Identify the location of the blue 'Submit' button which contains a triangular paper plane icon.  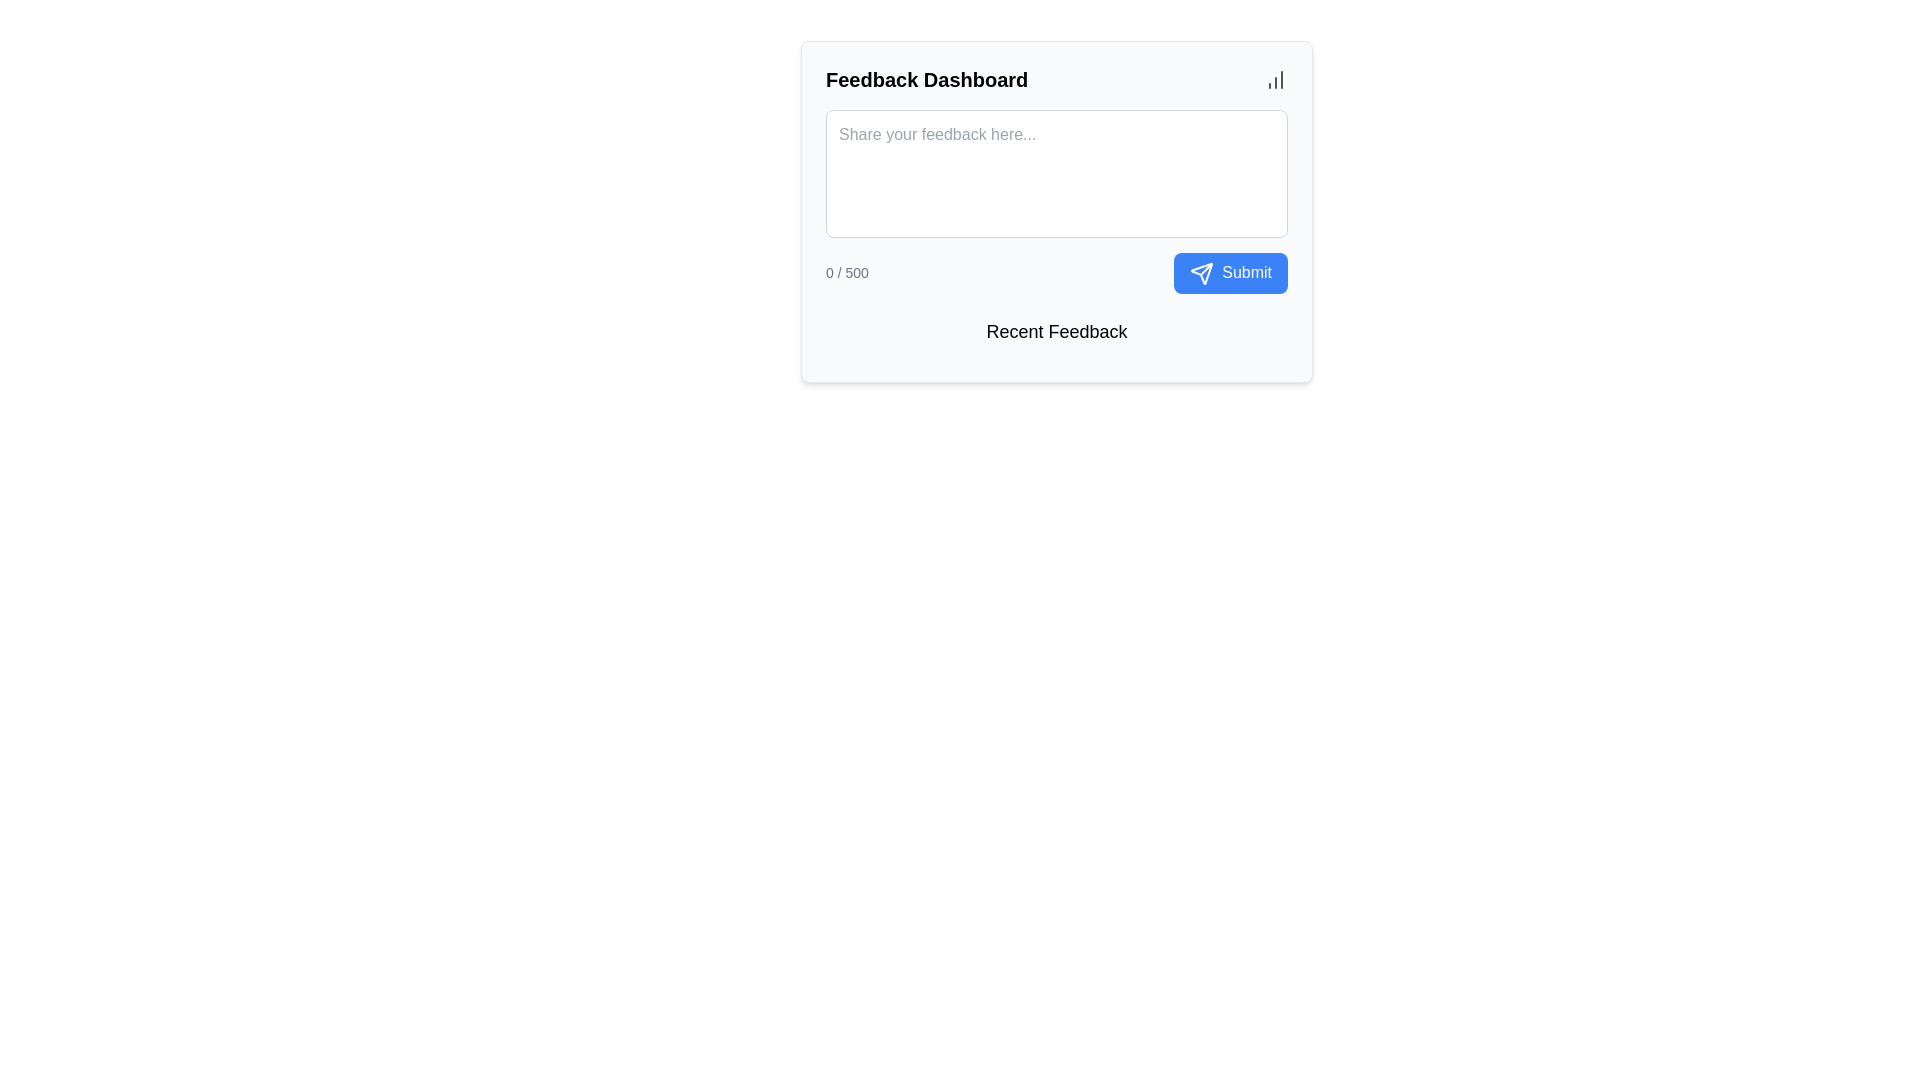
(1201, 273).